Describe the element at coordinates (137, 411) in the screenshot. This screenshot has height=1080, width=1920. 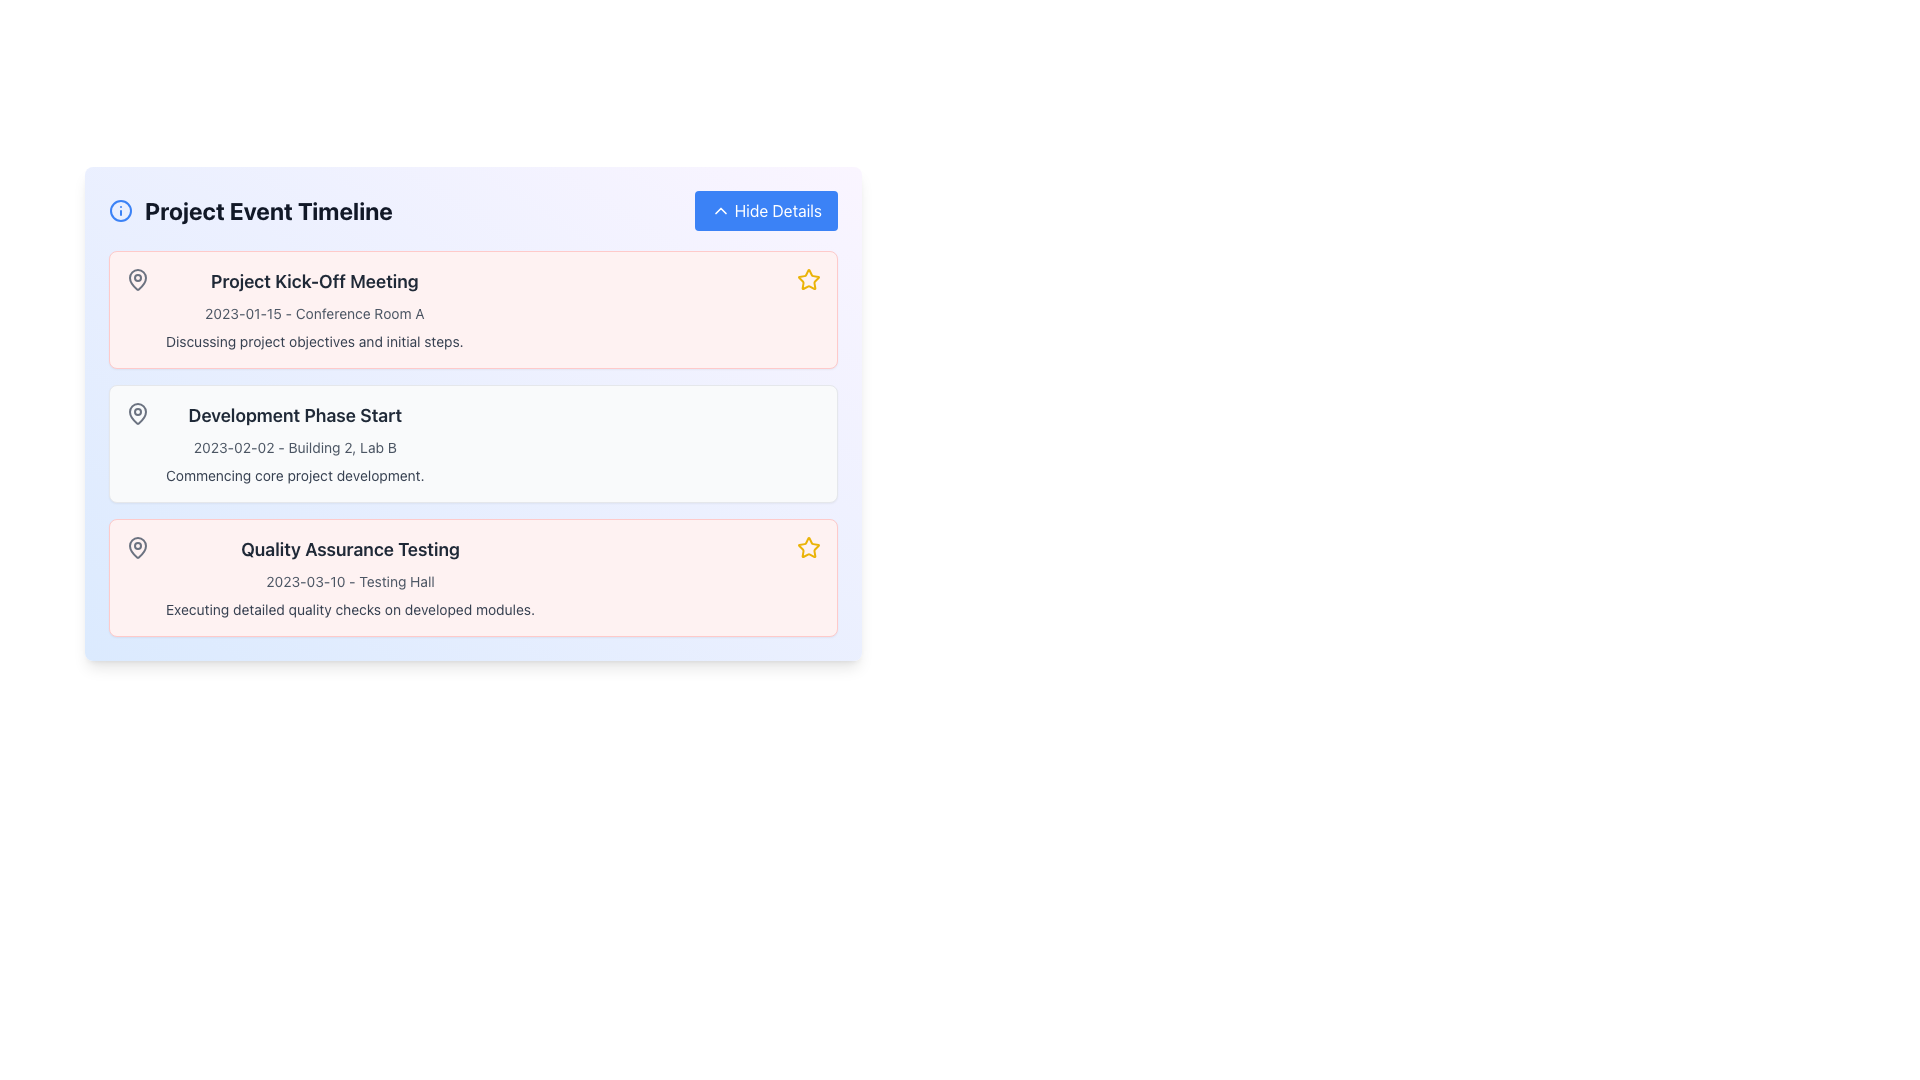
I see `the red-colored, pin-shaped map marker icon located to the left of the second event entry labeled 'Development Phase Start'` at that location.